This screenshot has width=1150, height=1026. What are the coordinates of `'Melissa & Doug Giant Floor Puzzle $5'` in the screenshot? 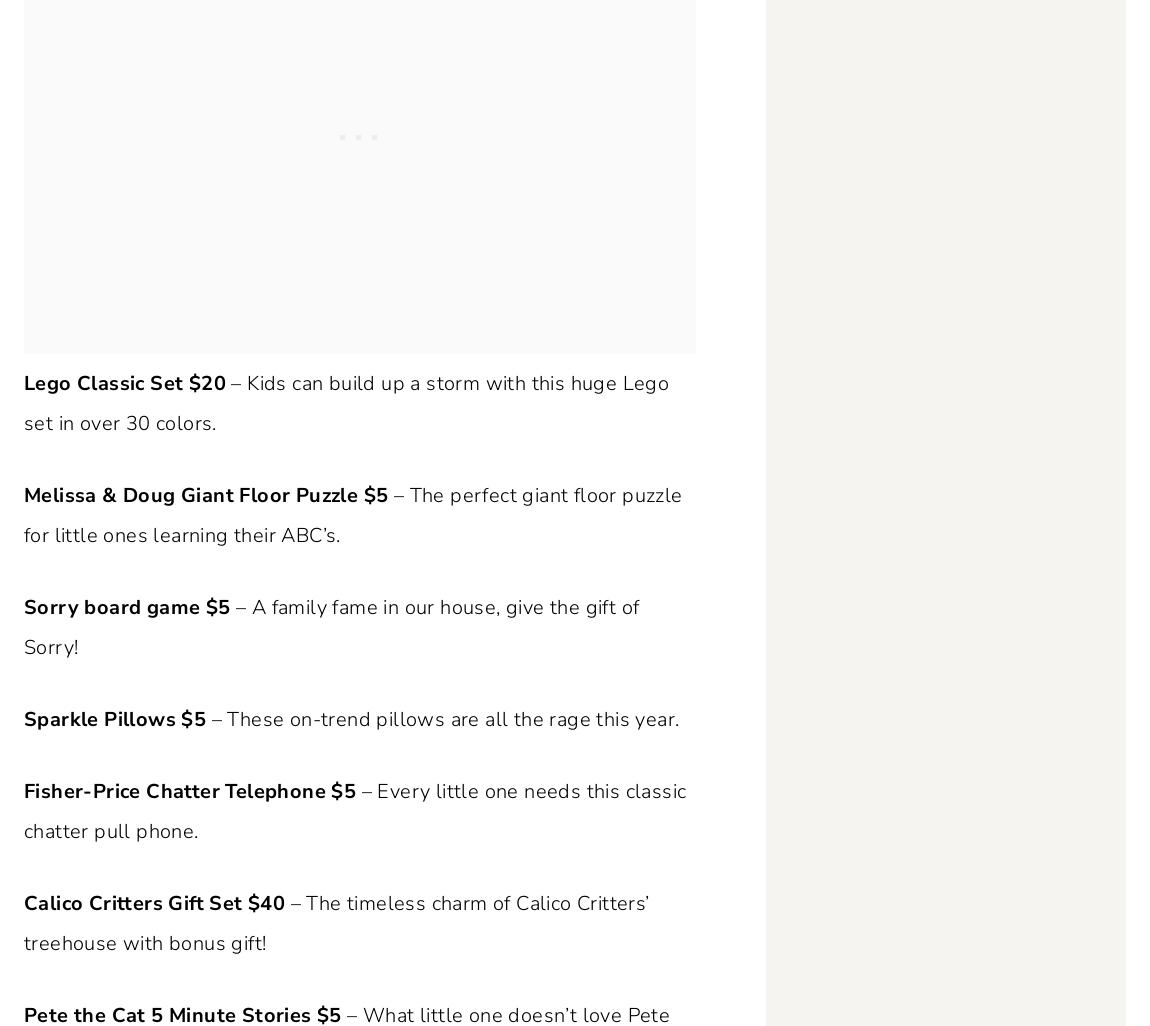 It's located at (204, 494).